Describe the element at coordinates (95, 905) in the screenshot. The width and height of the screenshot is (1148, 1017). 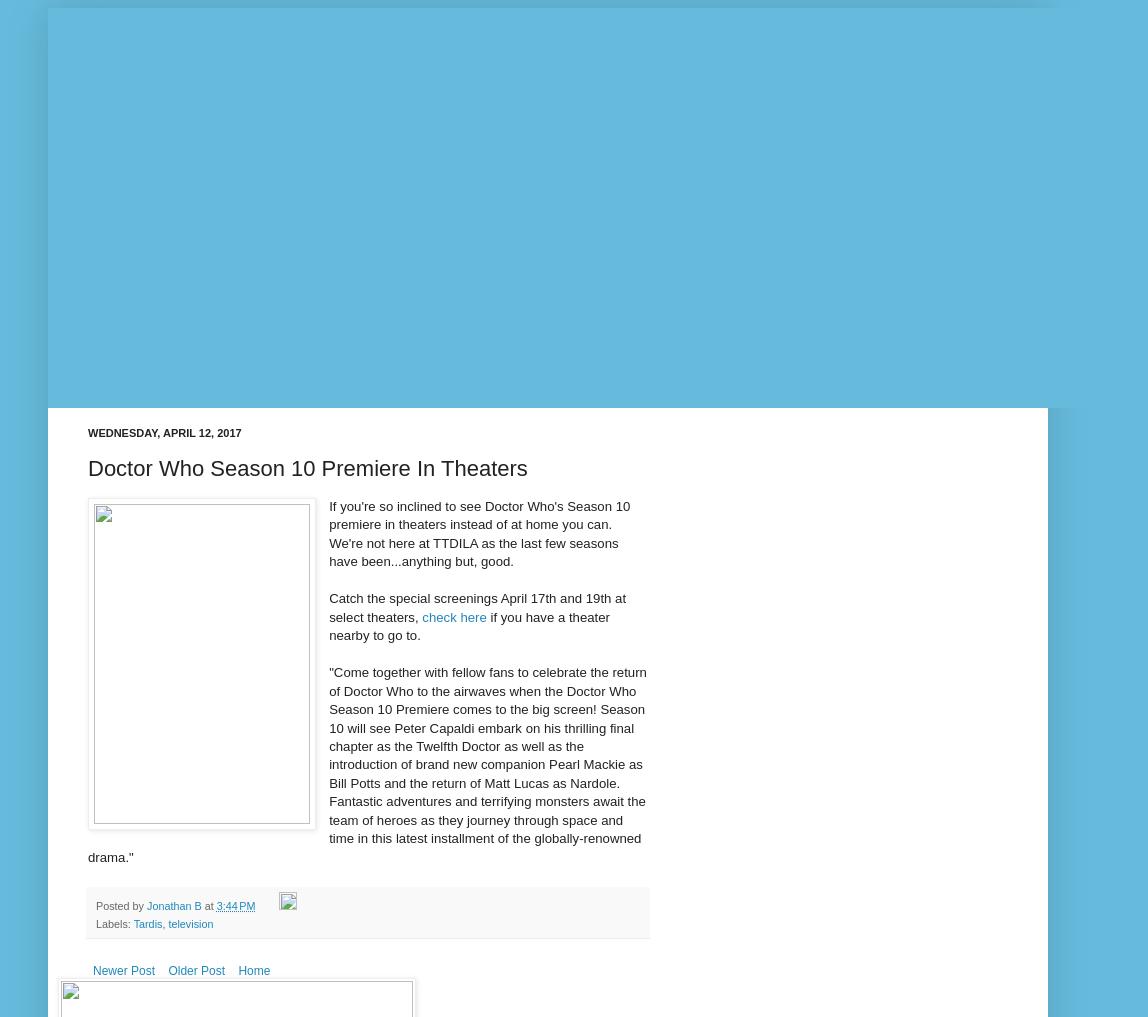
I see `'Posted by'` at that location.